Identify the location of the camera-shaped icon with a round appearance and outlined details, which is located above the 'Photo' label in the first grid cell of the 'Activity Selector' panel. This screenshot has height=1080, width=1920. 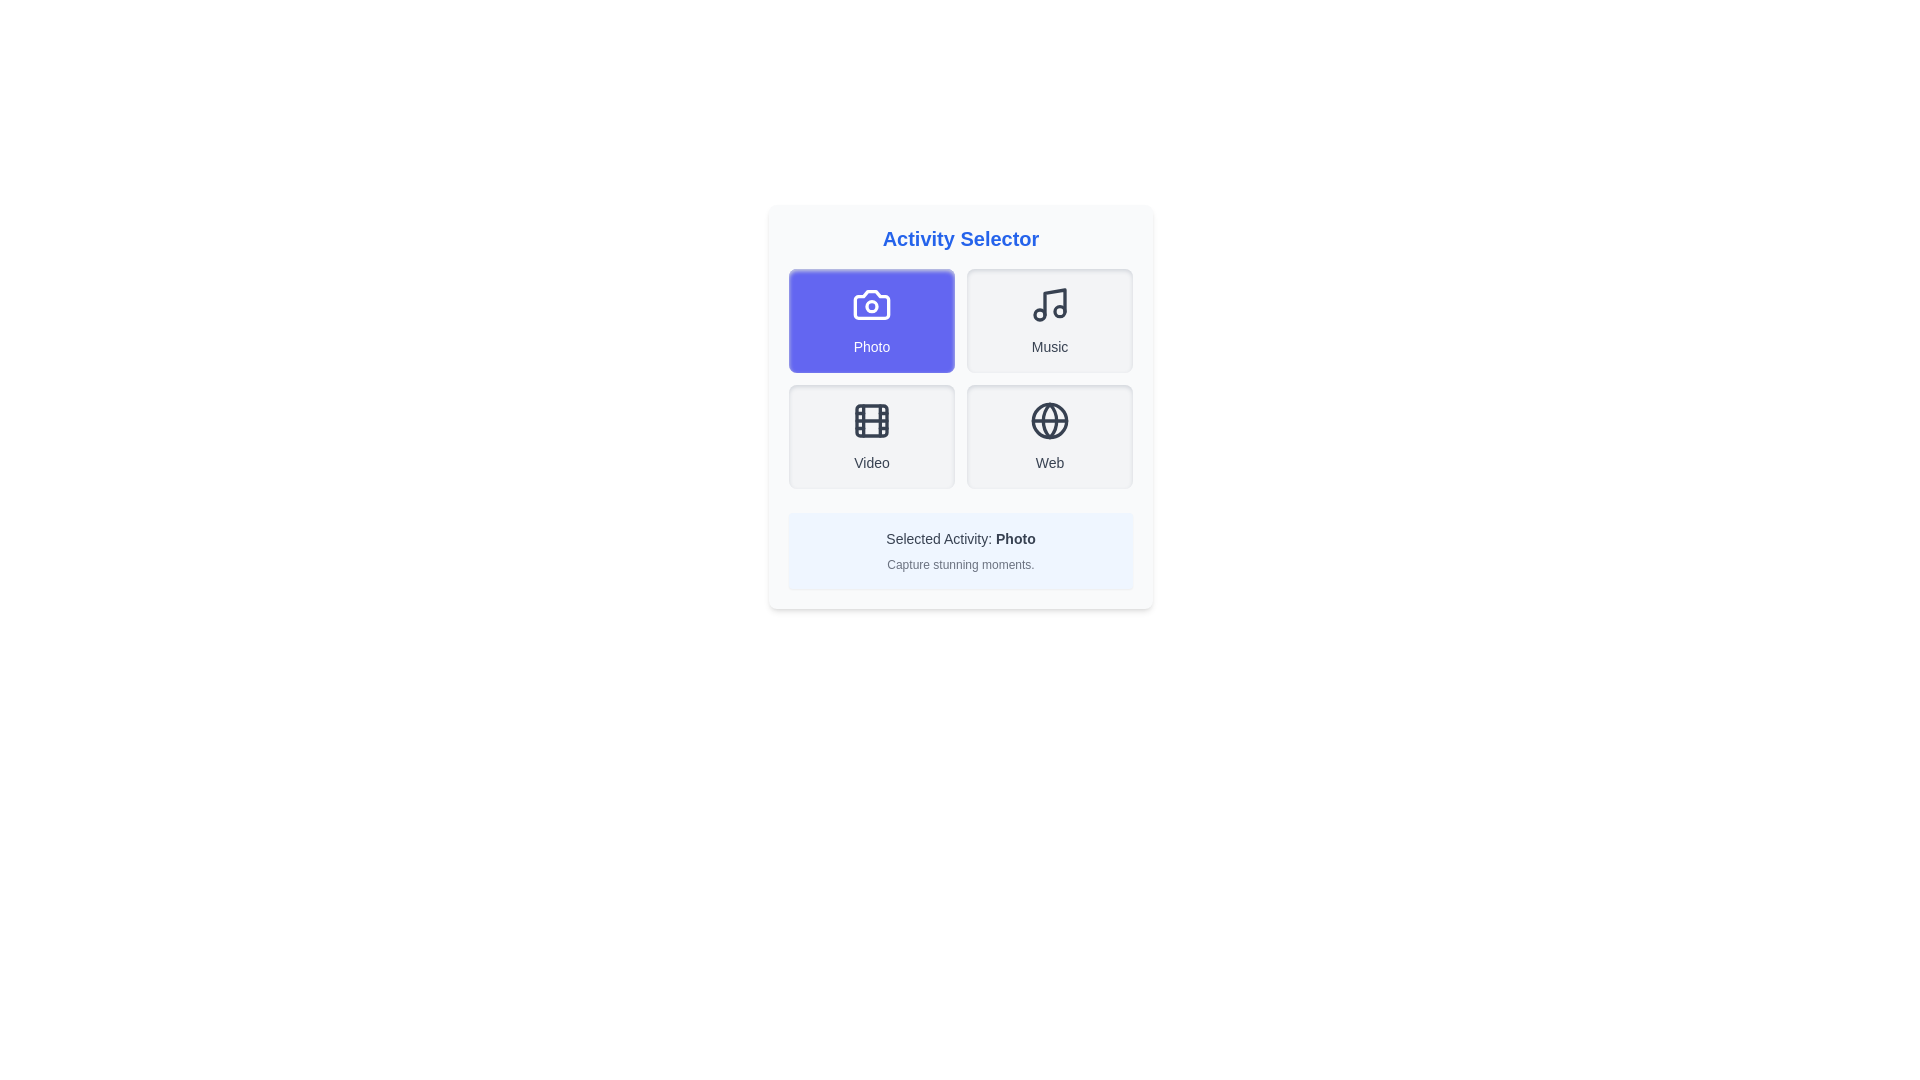
(872, 304).